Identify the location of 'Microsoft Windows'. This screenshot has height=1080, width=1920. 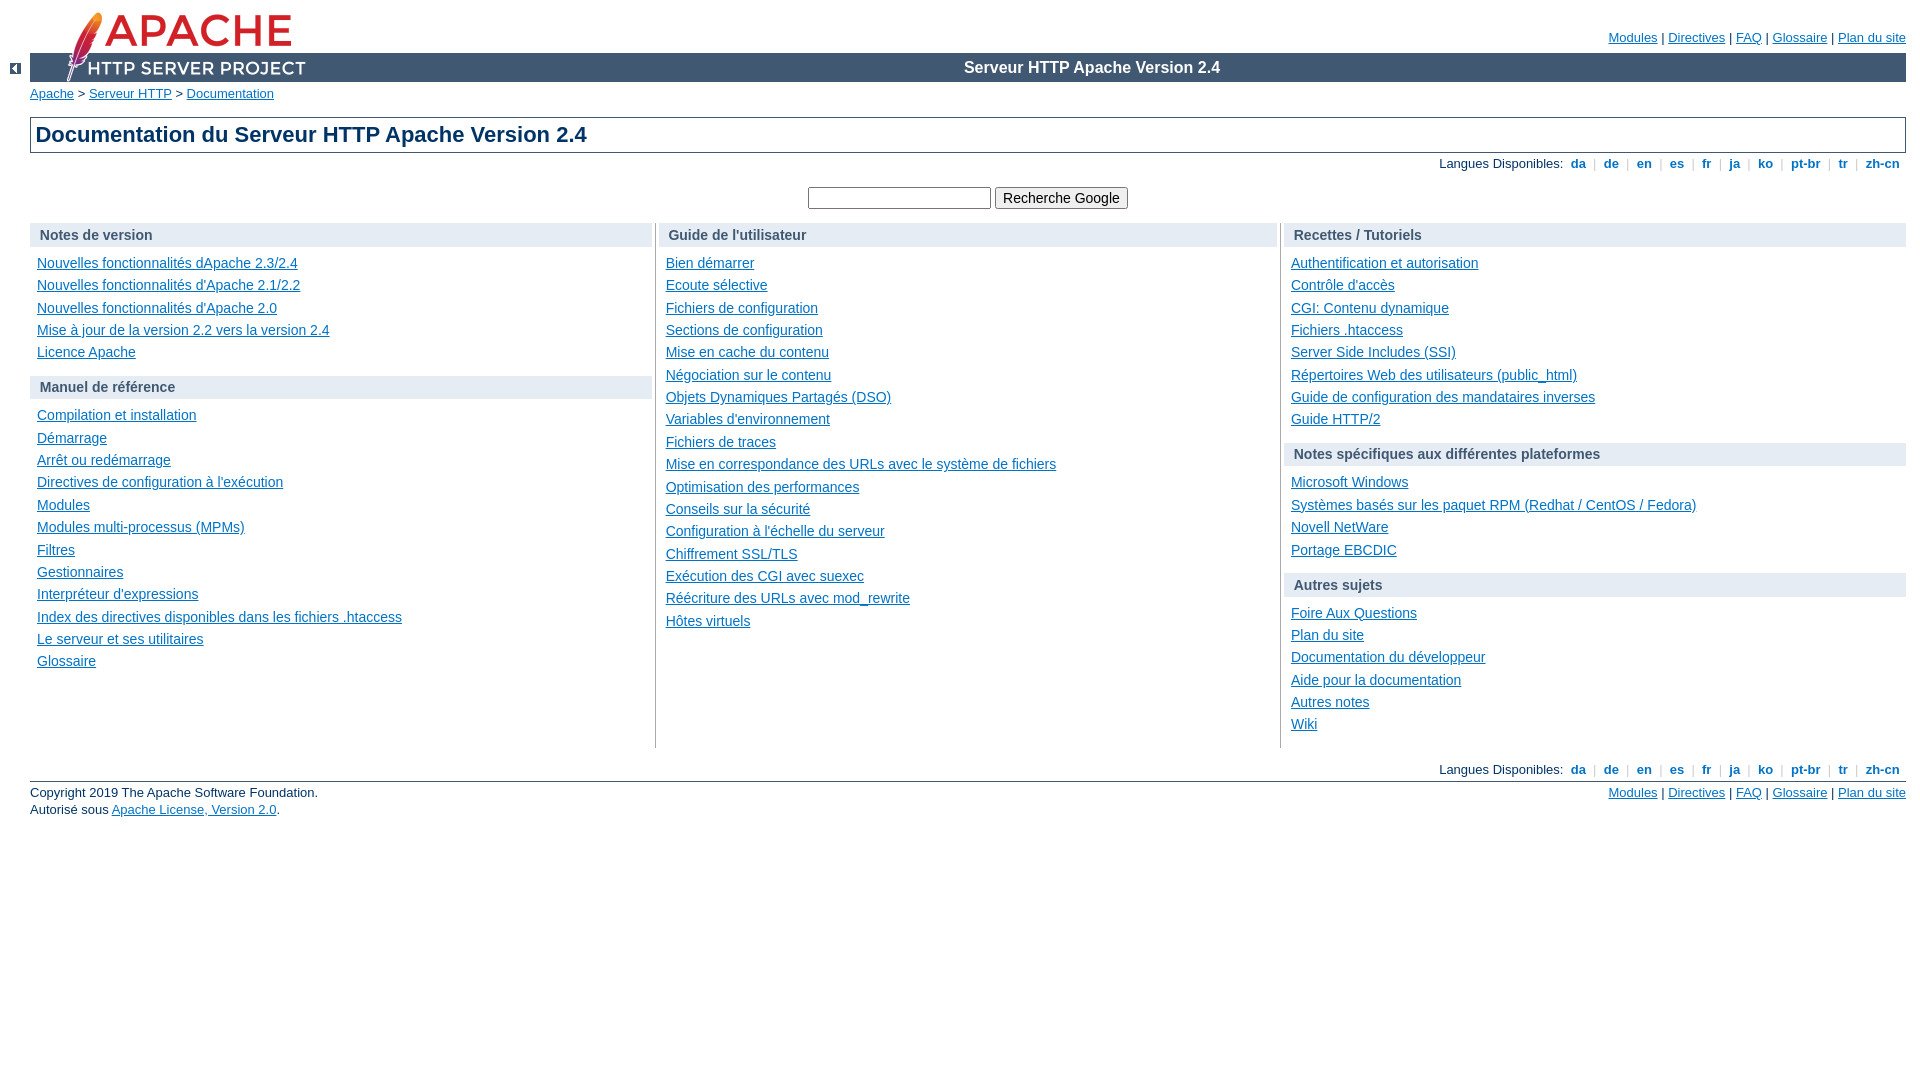
(1349, 482).